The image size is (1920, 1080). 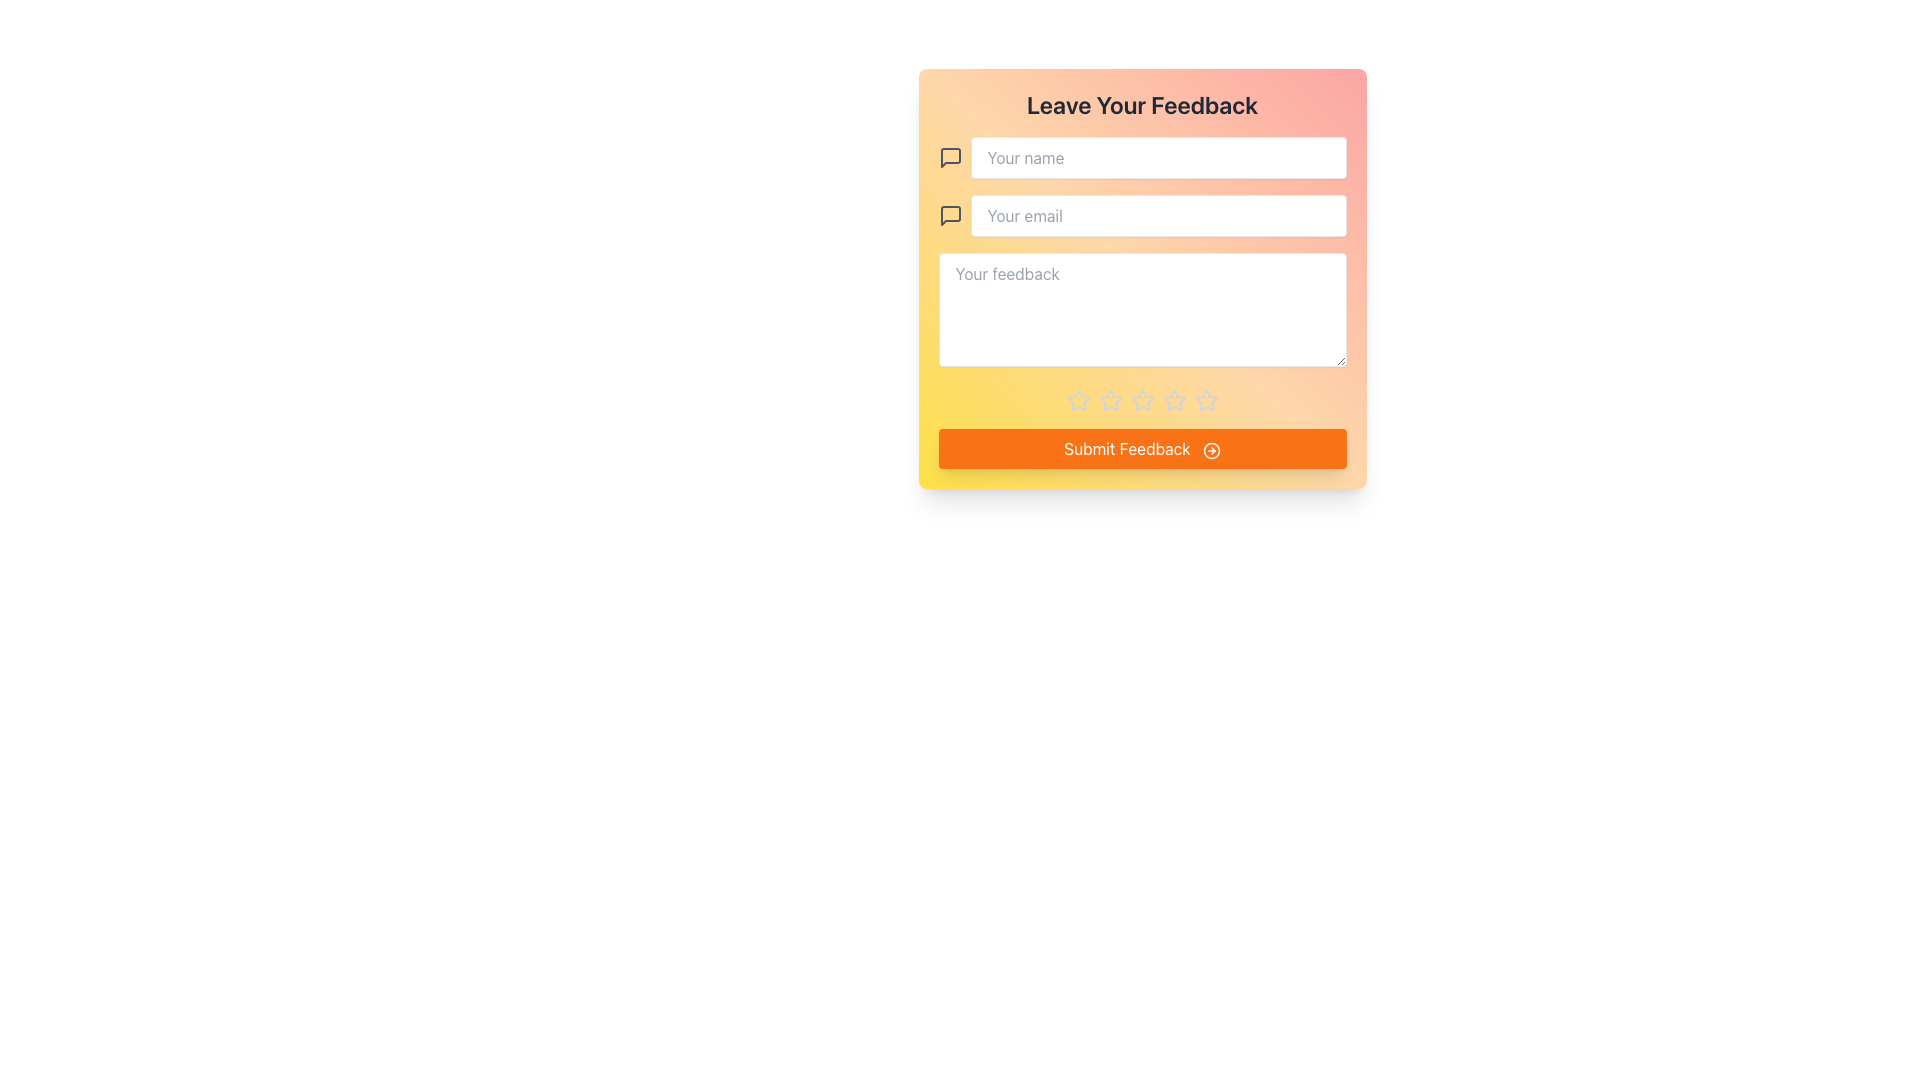 What do you see at coordinates (1142, 400) in the screenshot?
I see `the third star icon, which is grayish in tone and part of a rating system, located below the feedback text area and above the 'Submit Feedback' button` at bounding box center [1142, 400].